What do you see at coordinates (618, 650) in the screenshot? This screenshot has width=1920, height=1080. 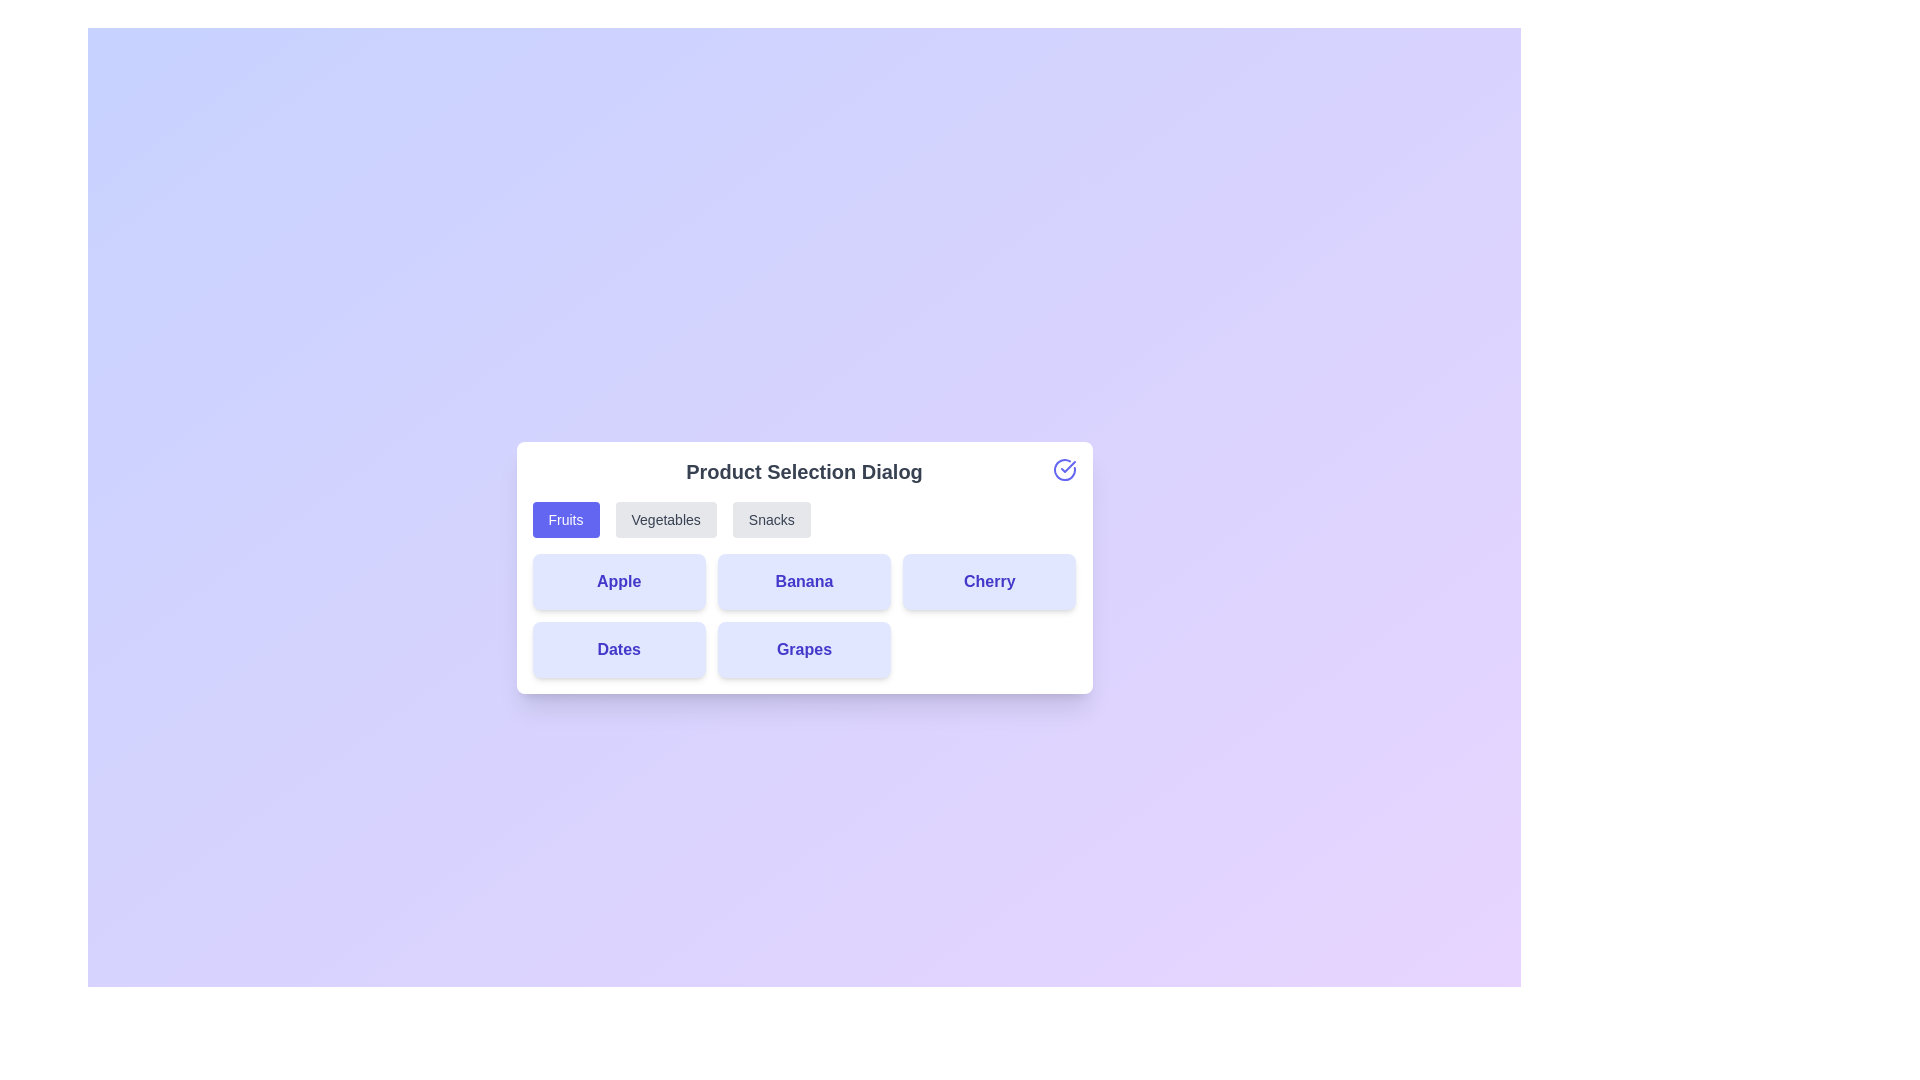 I see `the product card labeled Dates` at bounding box center [618, 650].